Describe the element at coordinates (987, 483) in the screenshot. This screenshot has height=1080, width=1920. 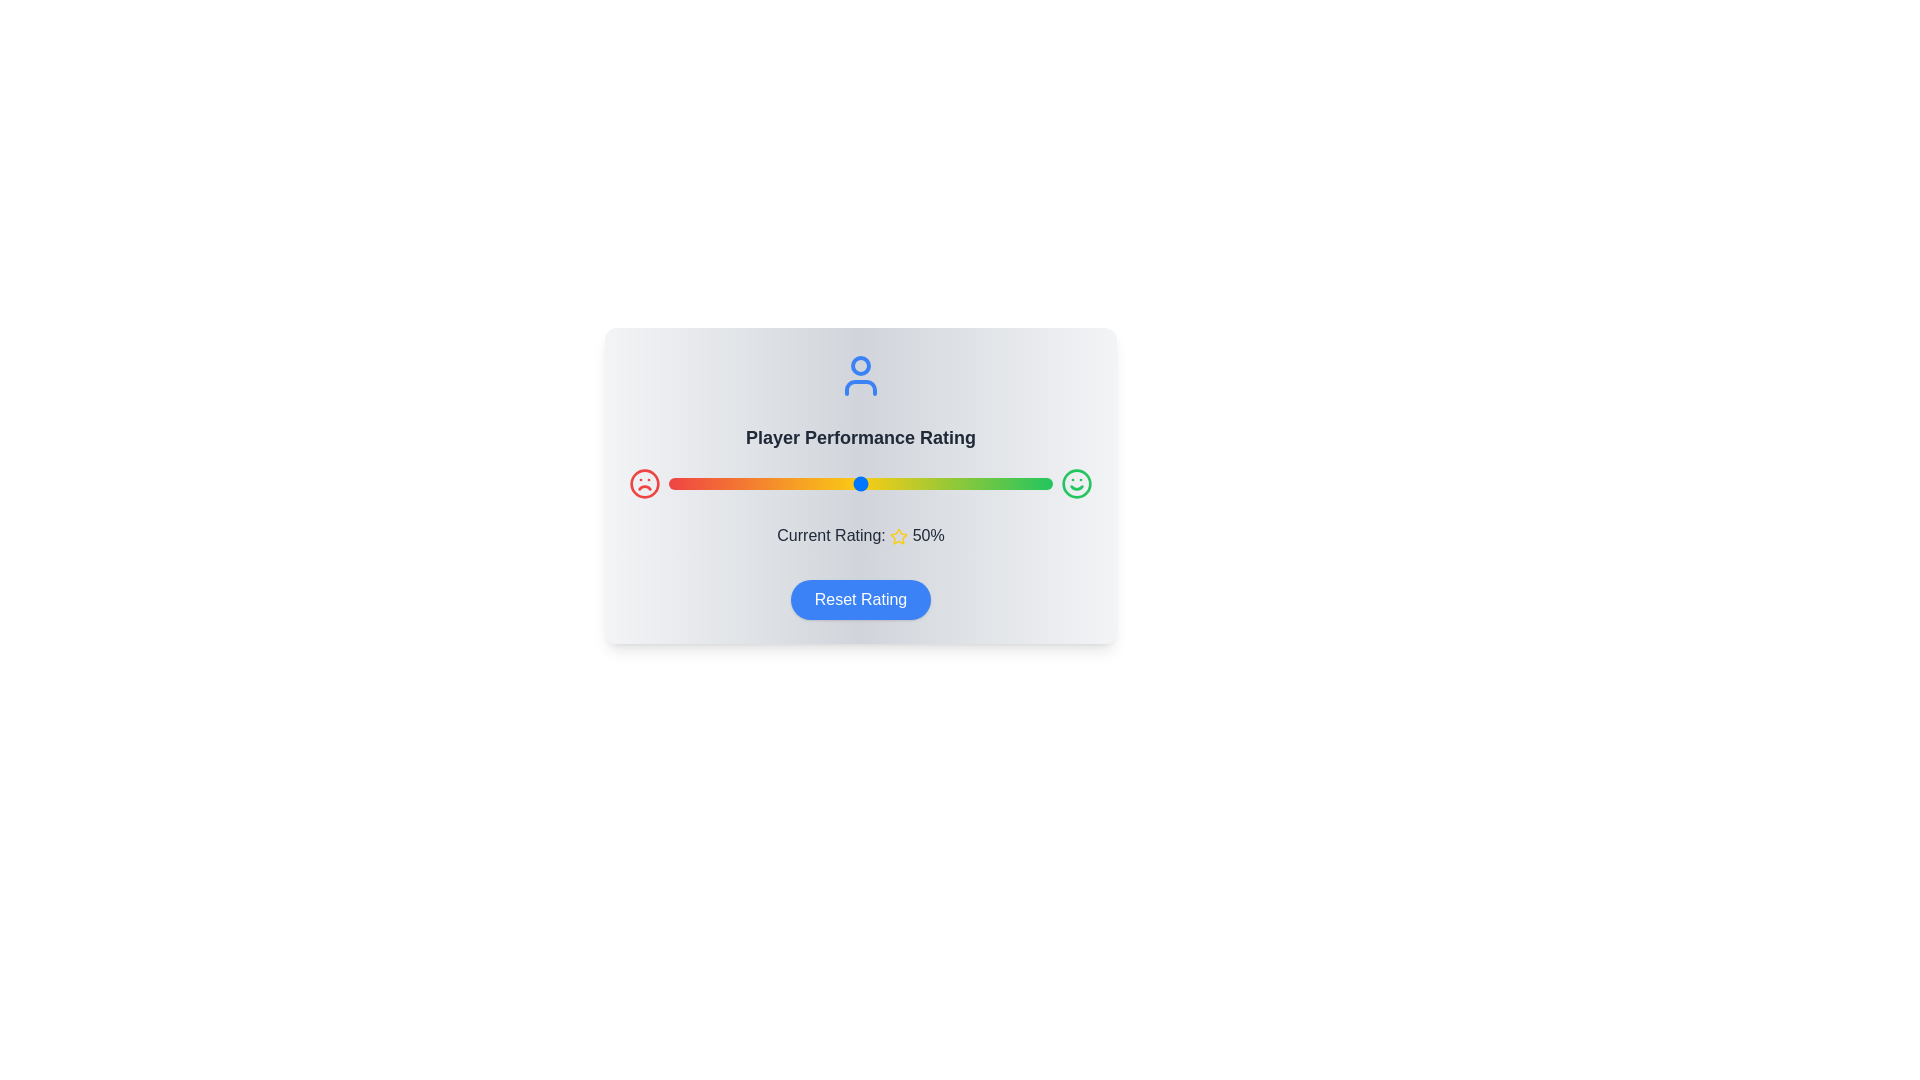
I see `the slider to set the rating to 83%` at that location.